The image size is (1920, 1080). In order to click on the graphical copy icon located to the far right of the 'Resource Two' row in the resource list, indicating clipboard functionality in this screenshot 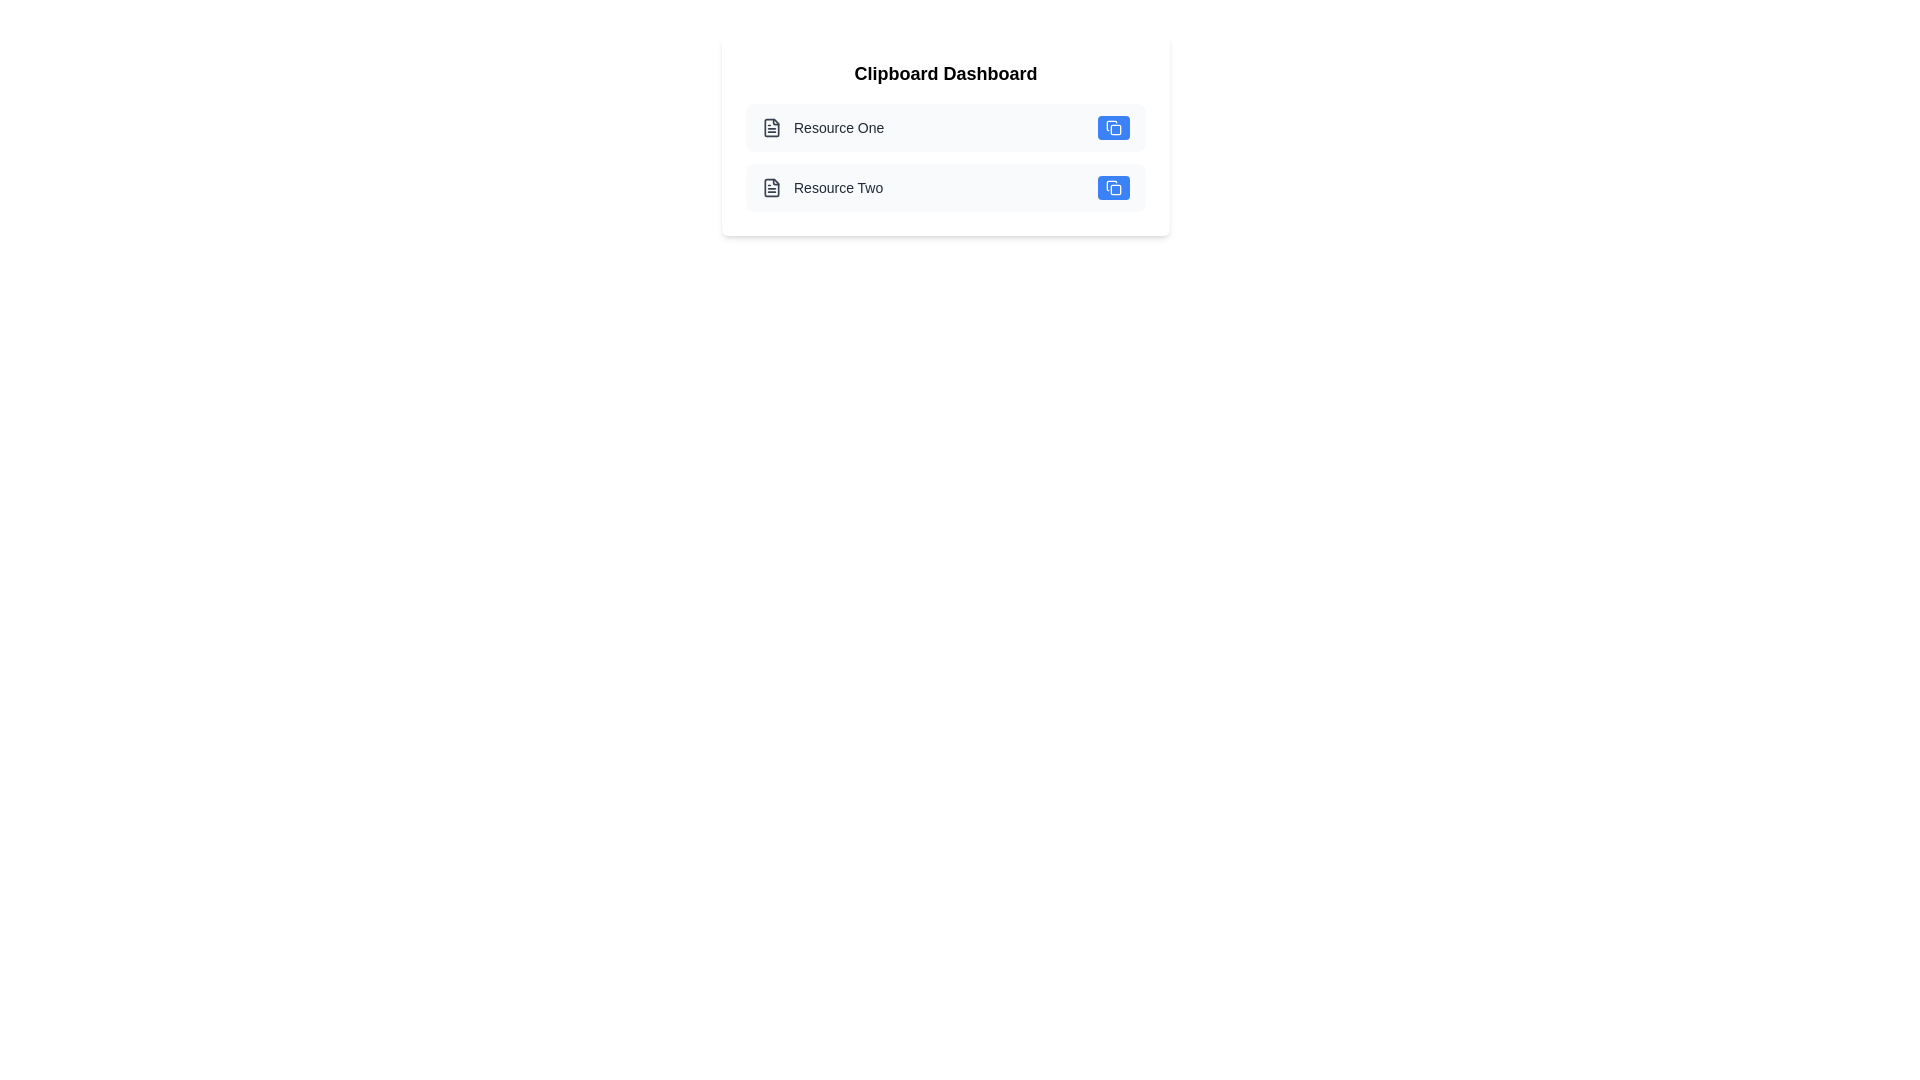, I will do `click(1115, 189)`.